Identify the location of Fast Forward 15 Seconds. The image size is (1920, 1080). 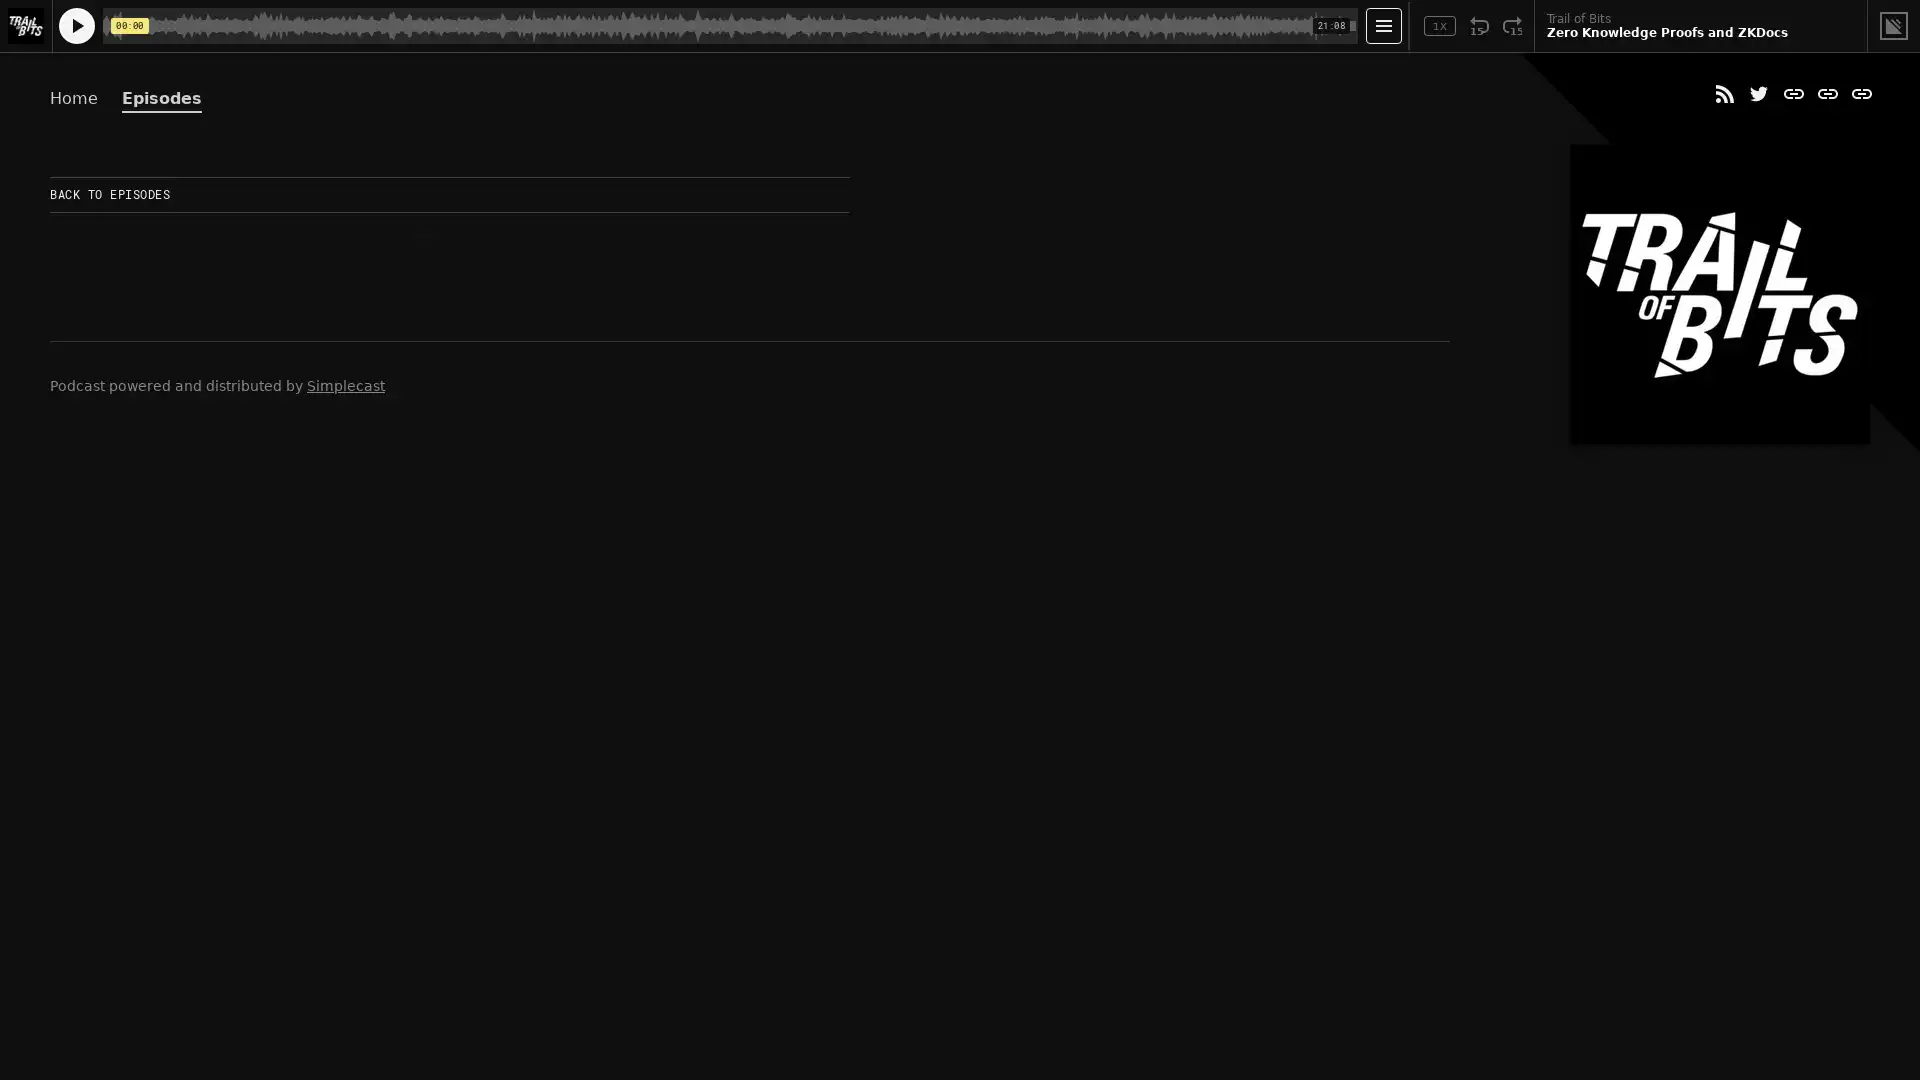
(1512, 26).